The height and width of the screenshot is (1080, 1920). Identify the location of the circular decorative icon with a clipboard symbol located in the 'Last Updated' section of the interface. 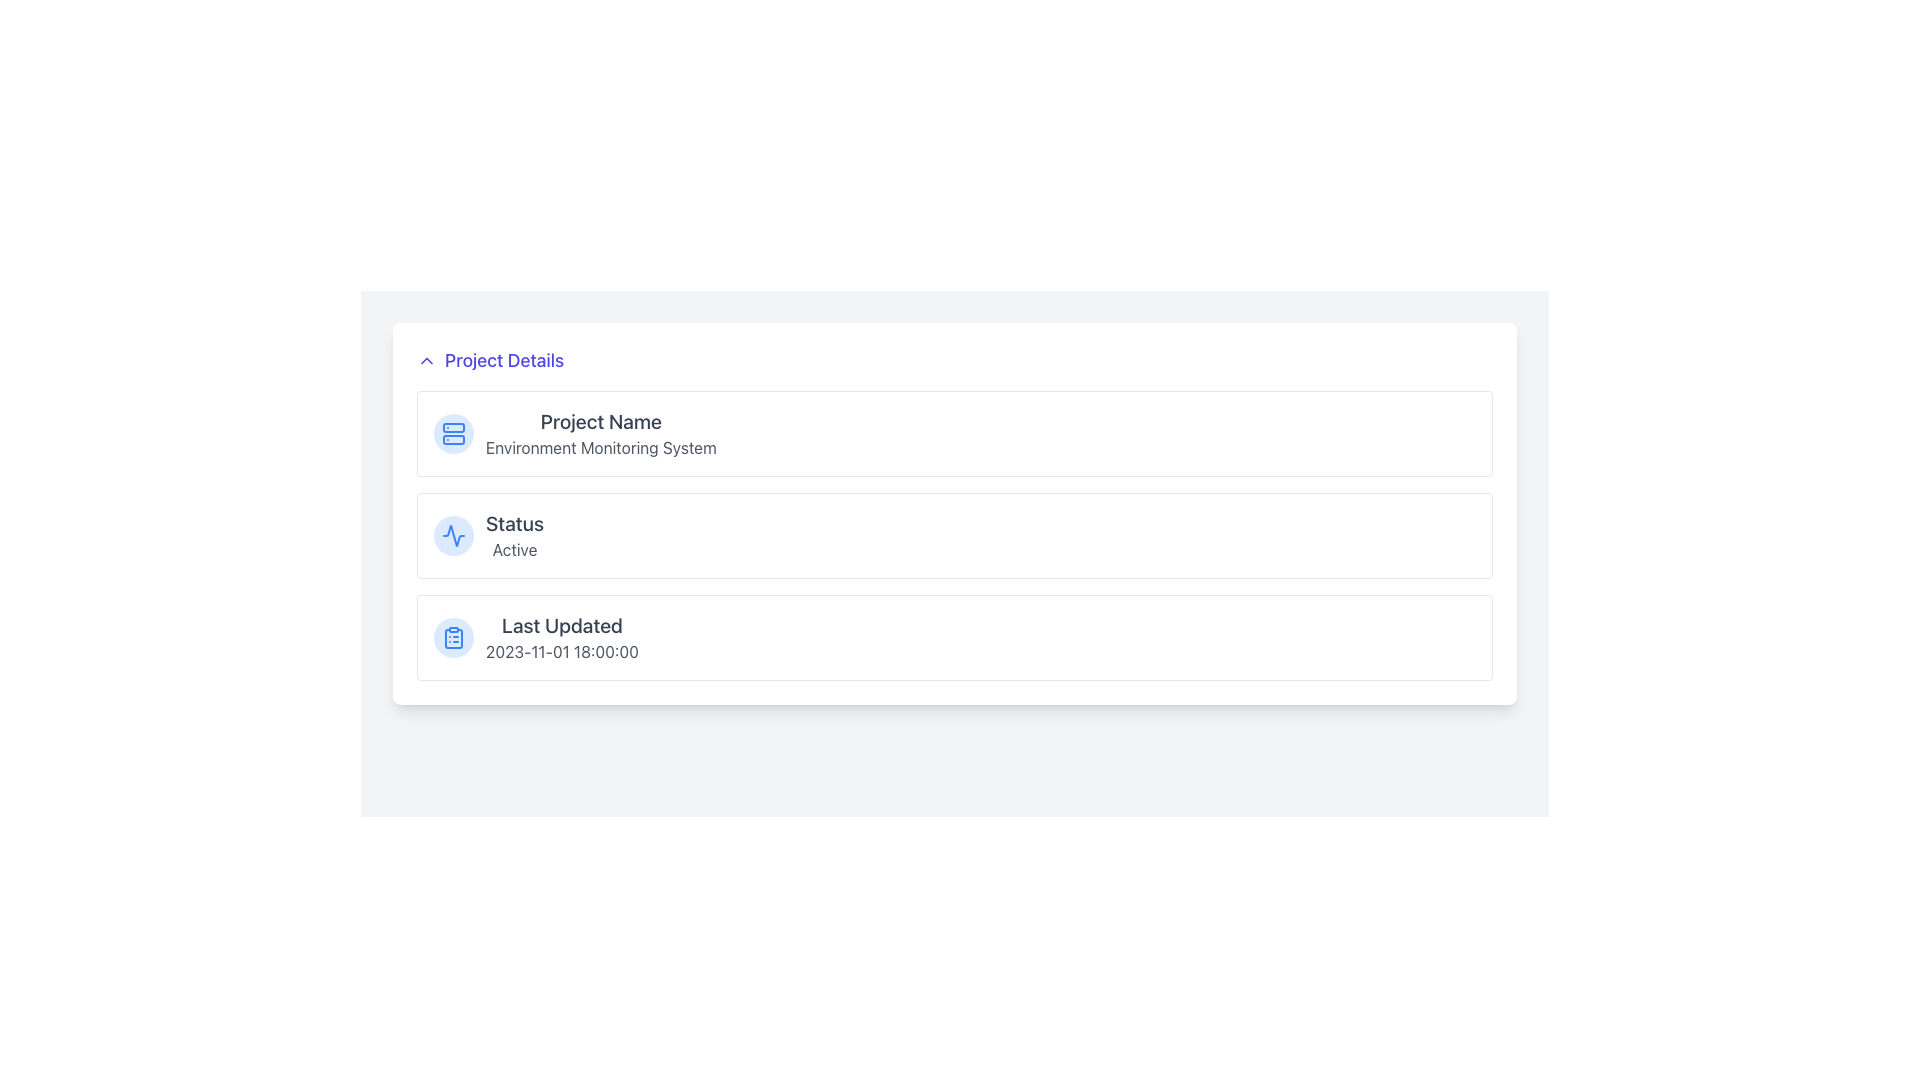
(453, 637).